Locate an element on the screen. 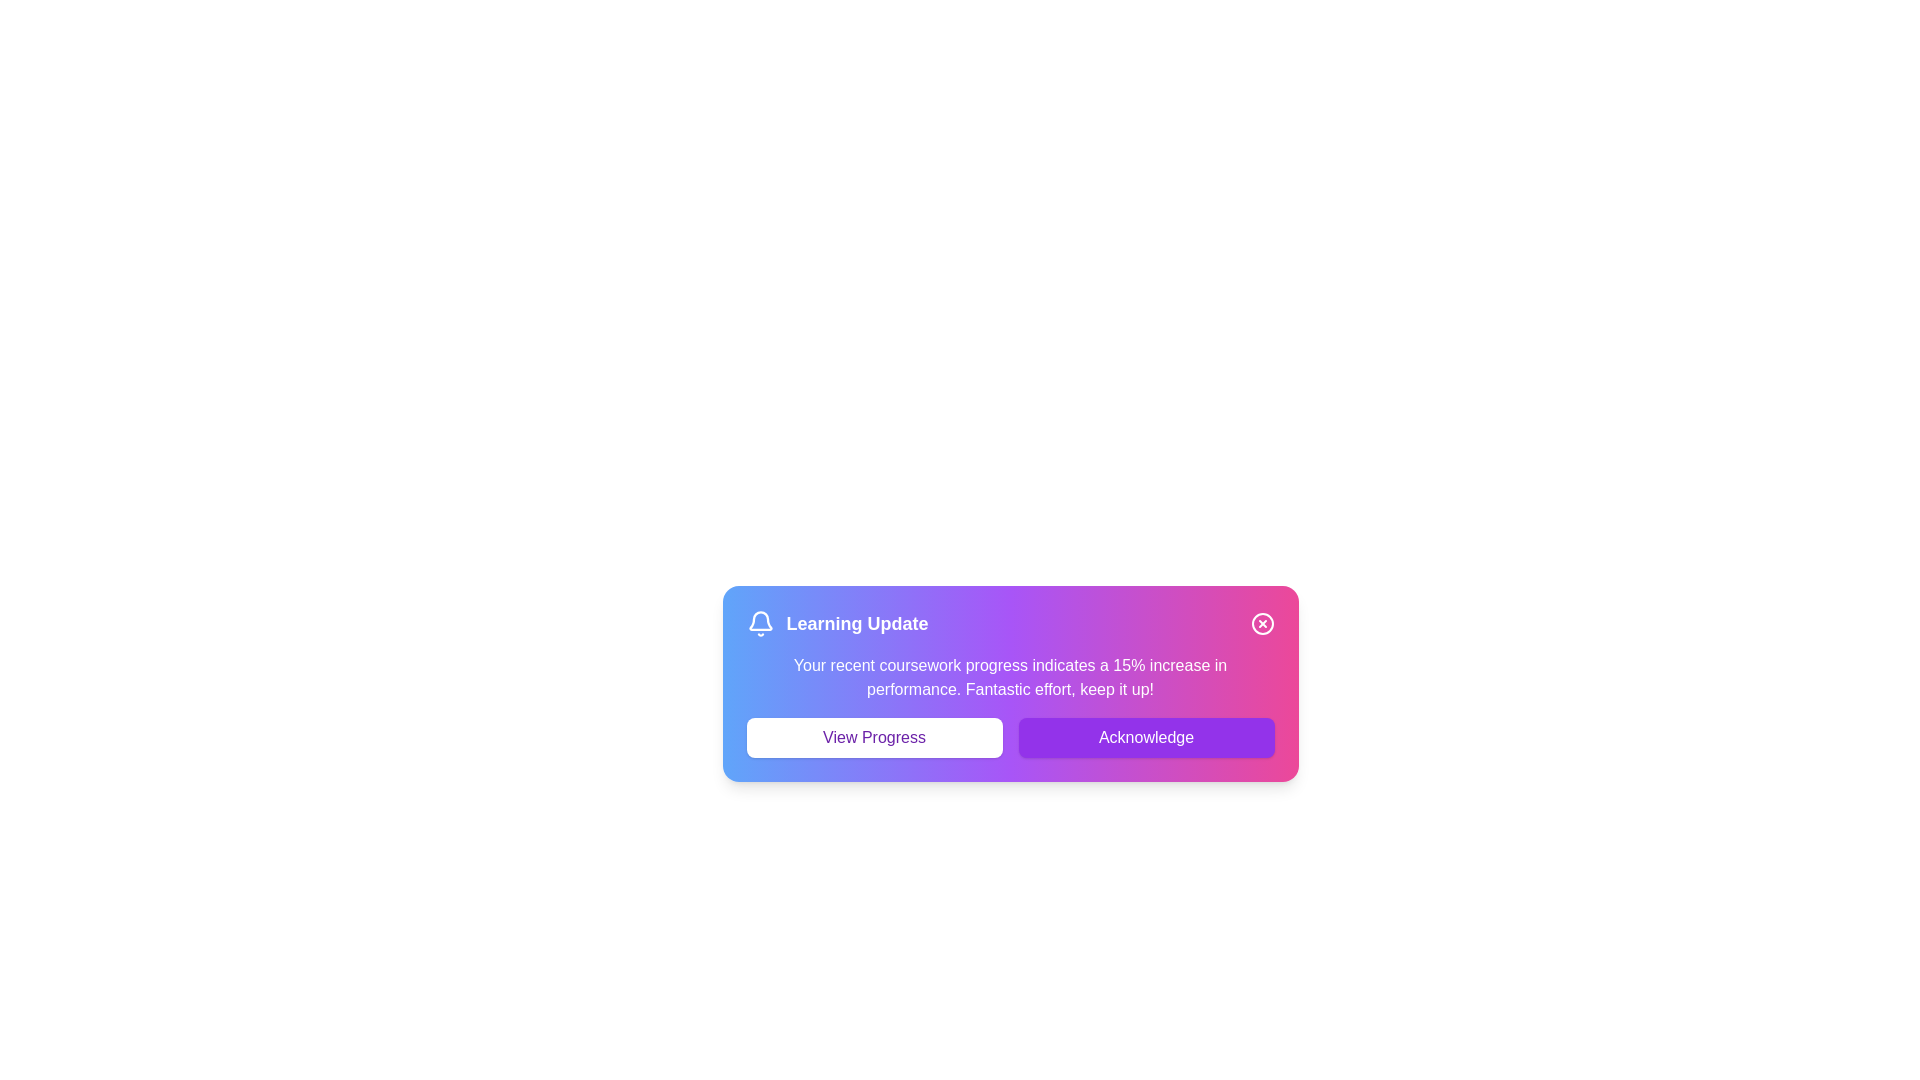  the 'View Progress' button to view progress details is located at coordinates (874, 737).